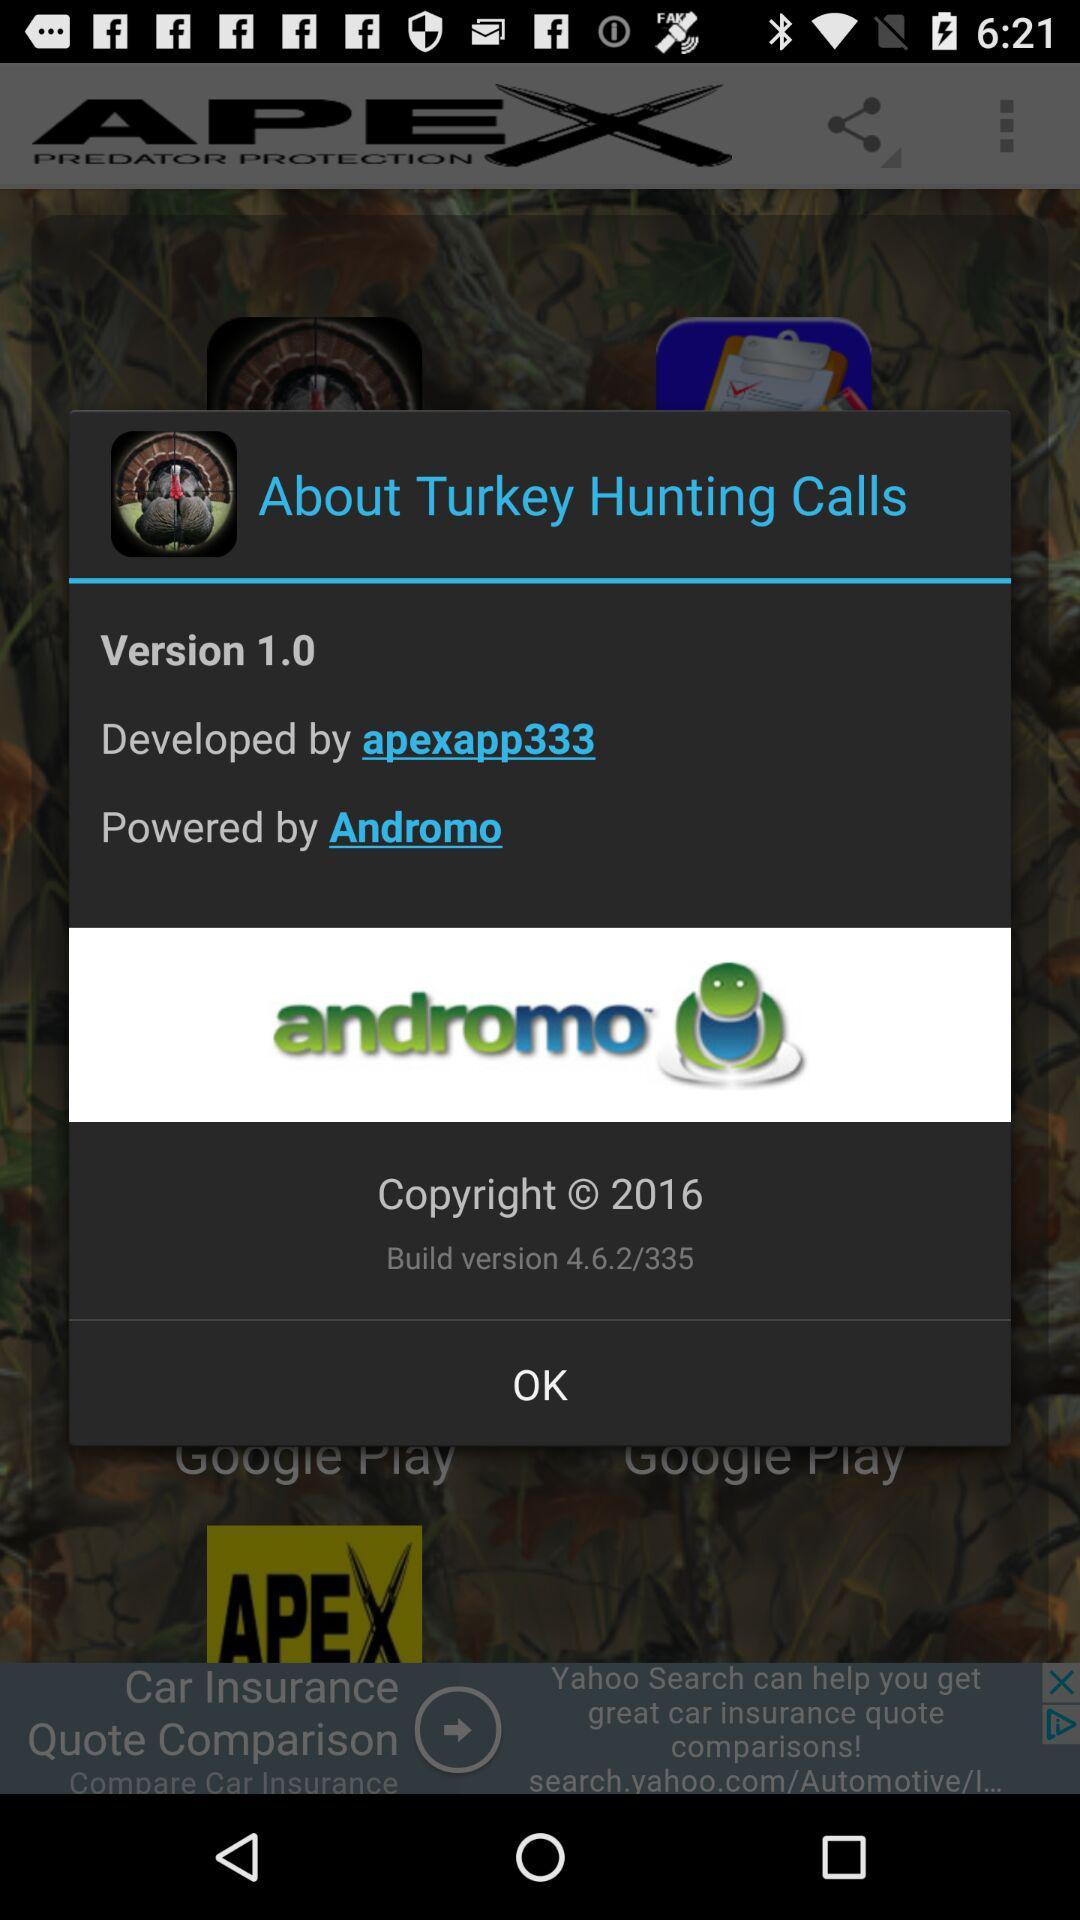  Describe the element at coordinates (540, 1382) in the screenshot. I see `the item below build version 4 item` at that location.